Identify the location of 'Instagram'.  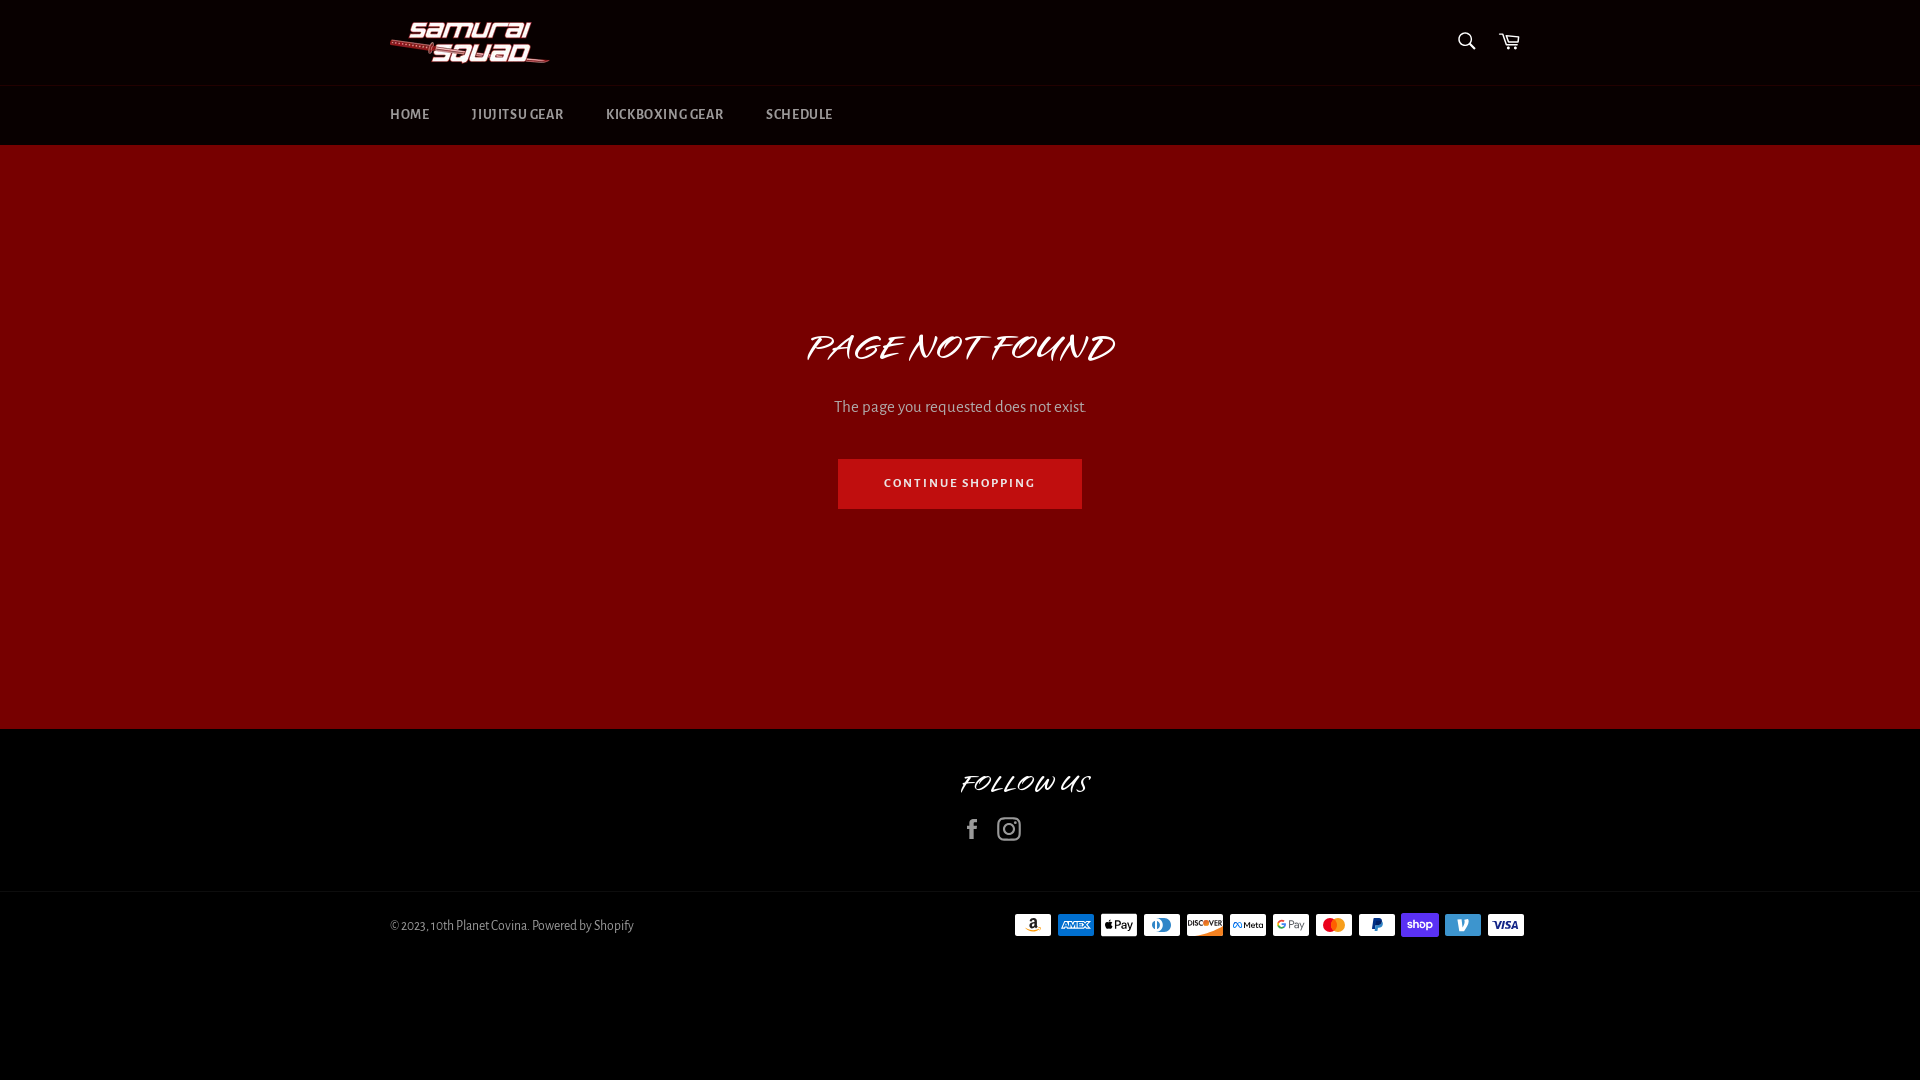
(1013, 828).